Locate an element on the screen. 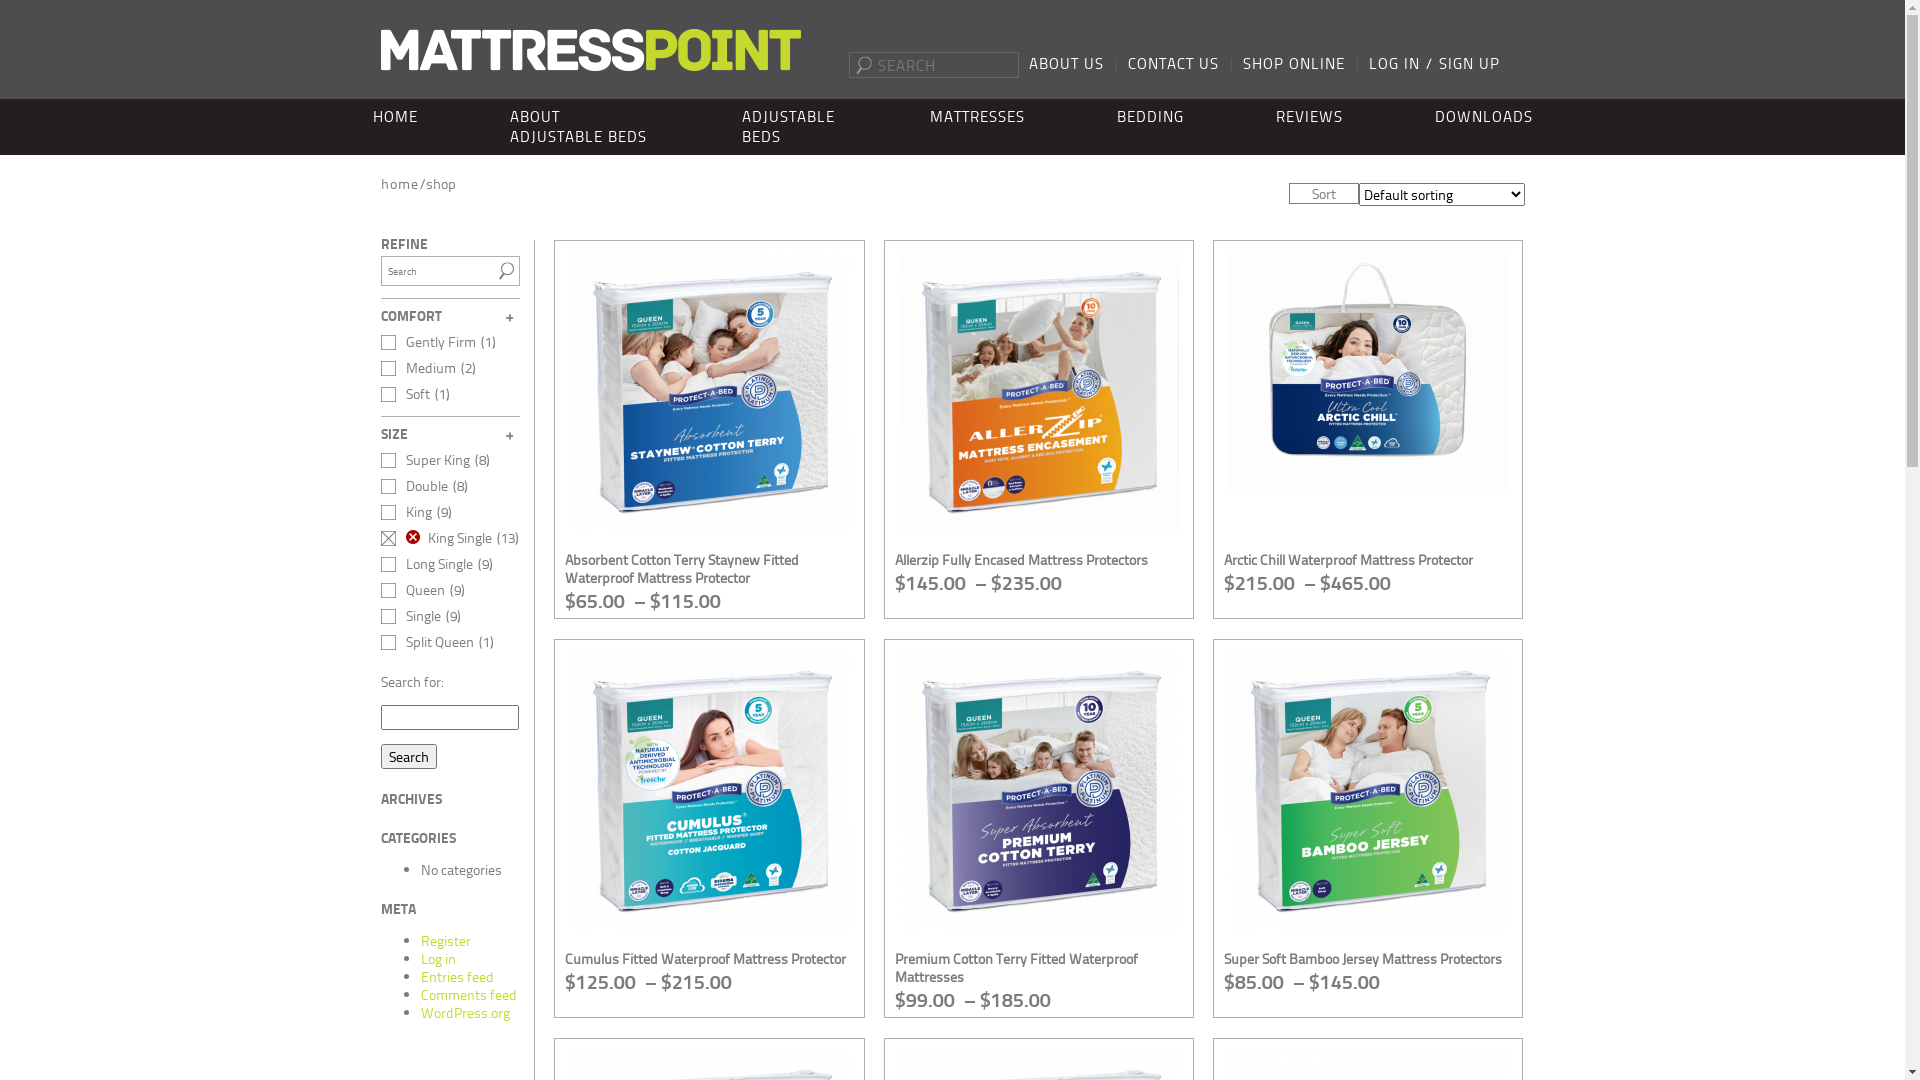  'SHOP ONLINE' is located at coordinates (1292, 62).